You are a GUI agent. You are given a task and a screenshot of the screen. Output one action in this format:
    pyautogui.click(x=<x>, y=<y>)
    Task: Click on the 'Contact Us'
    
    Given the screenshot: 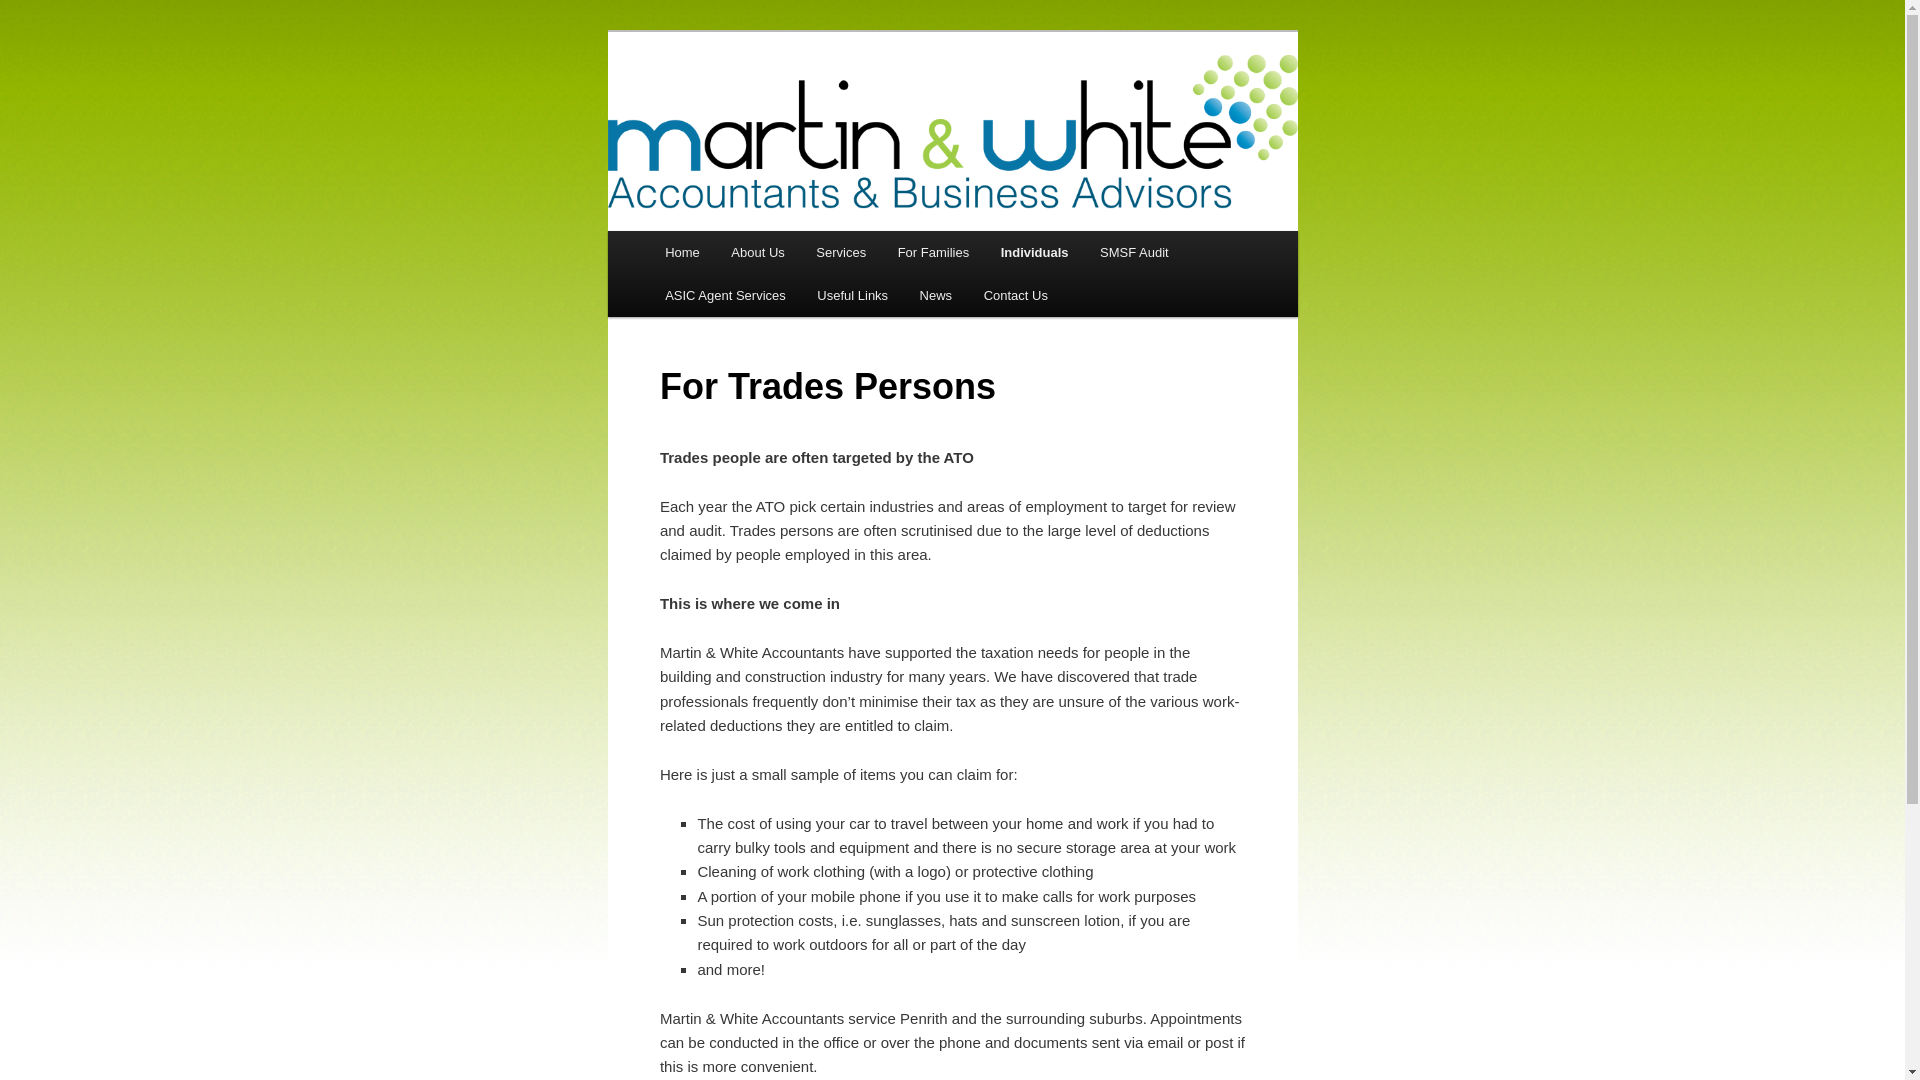 What is the action you would take?
    pyautogui.click(x=968, y=295)
    